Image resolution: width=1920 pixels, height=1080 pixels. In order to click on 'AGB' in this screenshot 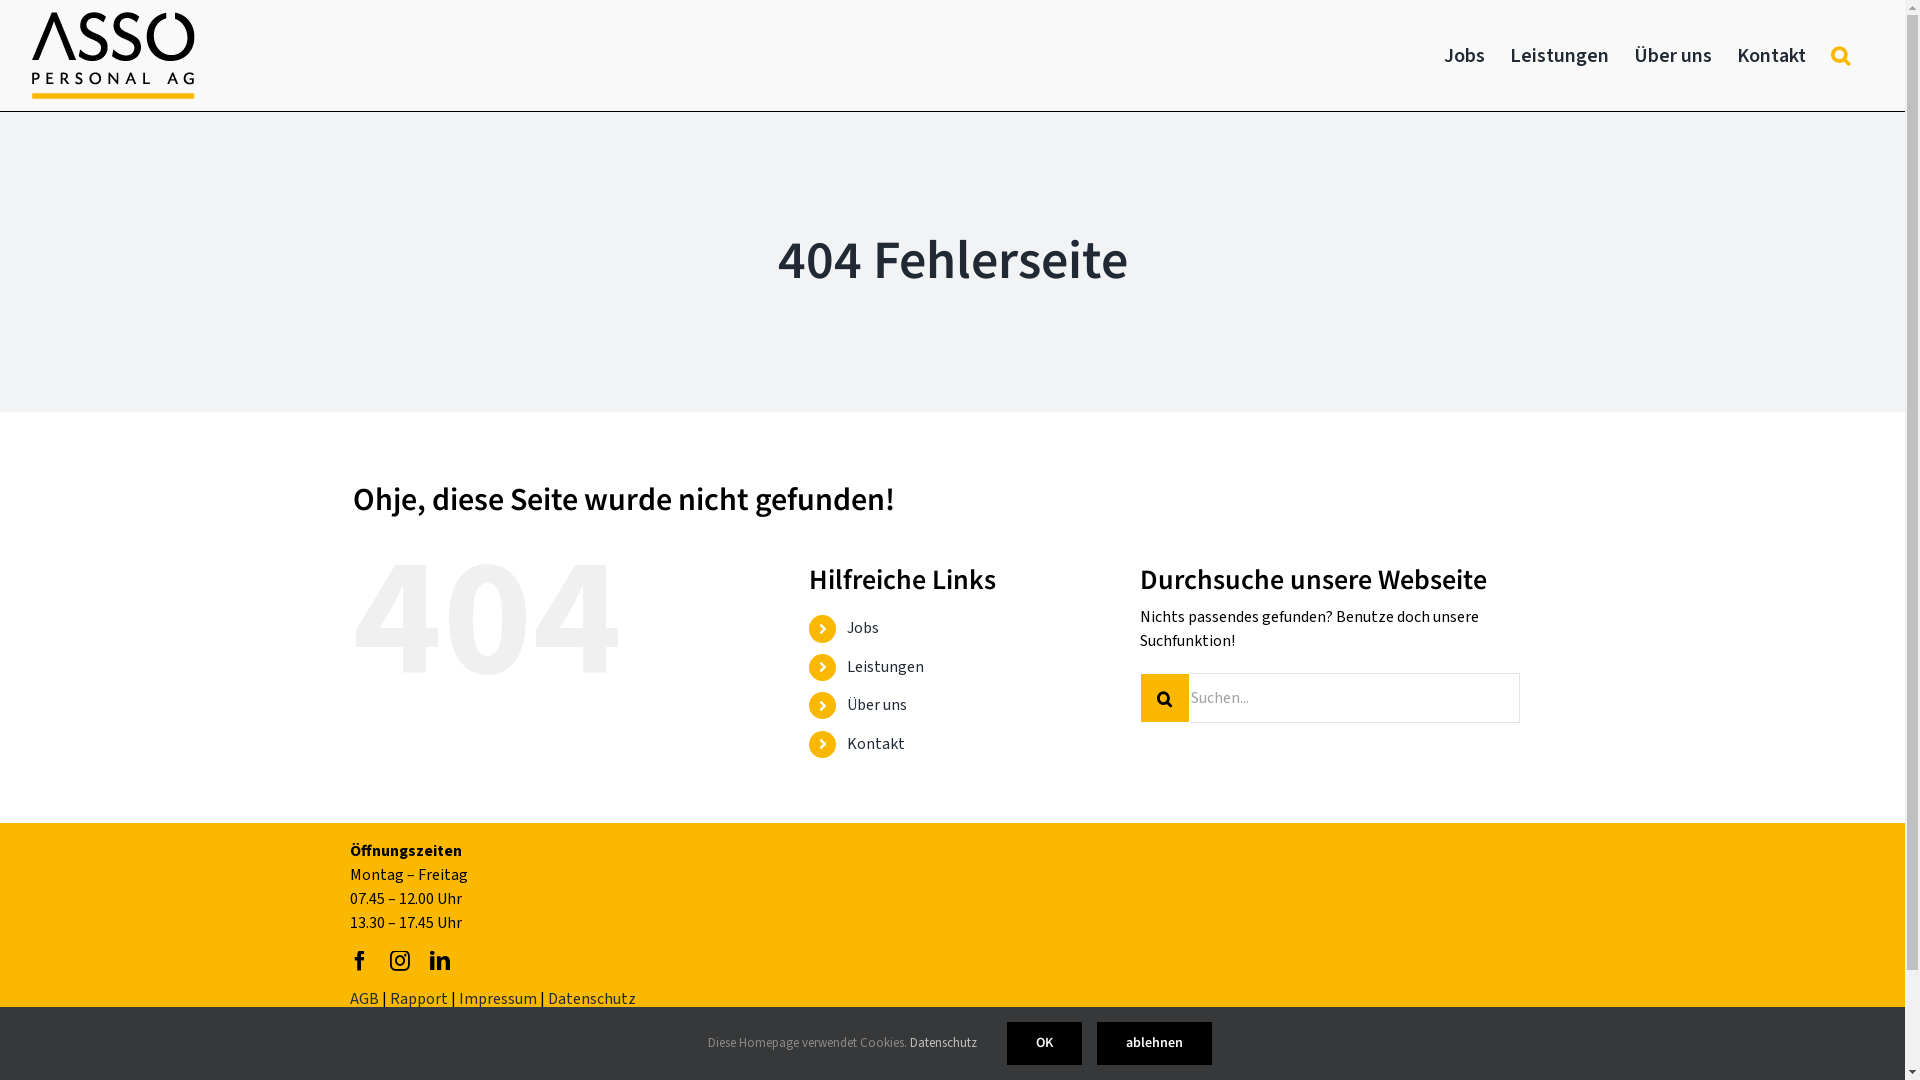, I will do `click(364, 999)`.